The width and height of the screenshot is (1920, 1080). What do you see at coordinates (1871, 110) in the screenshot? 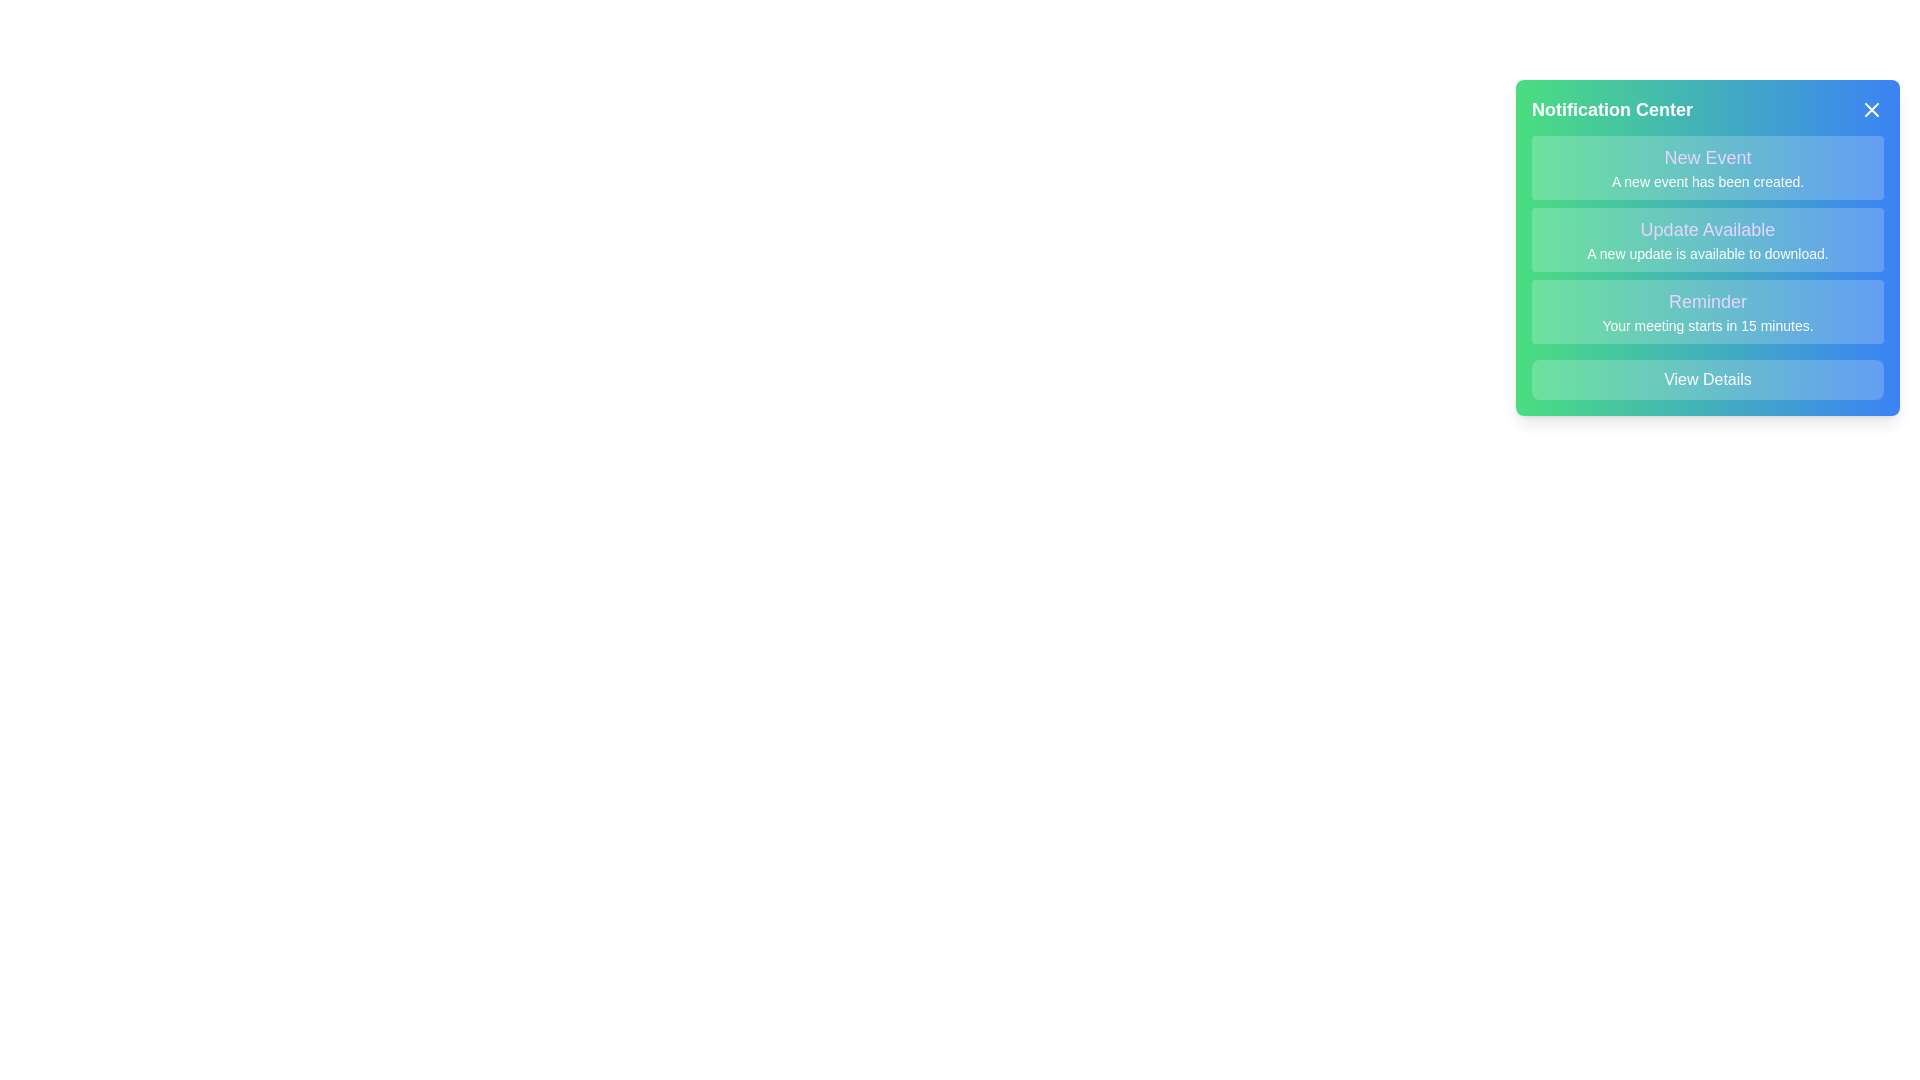
I see `the close button to dismiss the notification panel` at bounding box center [1871, 110].